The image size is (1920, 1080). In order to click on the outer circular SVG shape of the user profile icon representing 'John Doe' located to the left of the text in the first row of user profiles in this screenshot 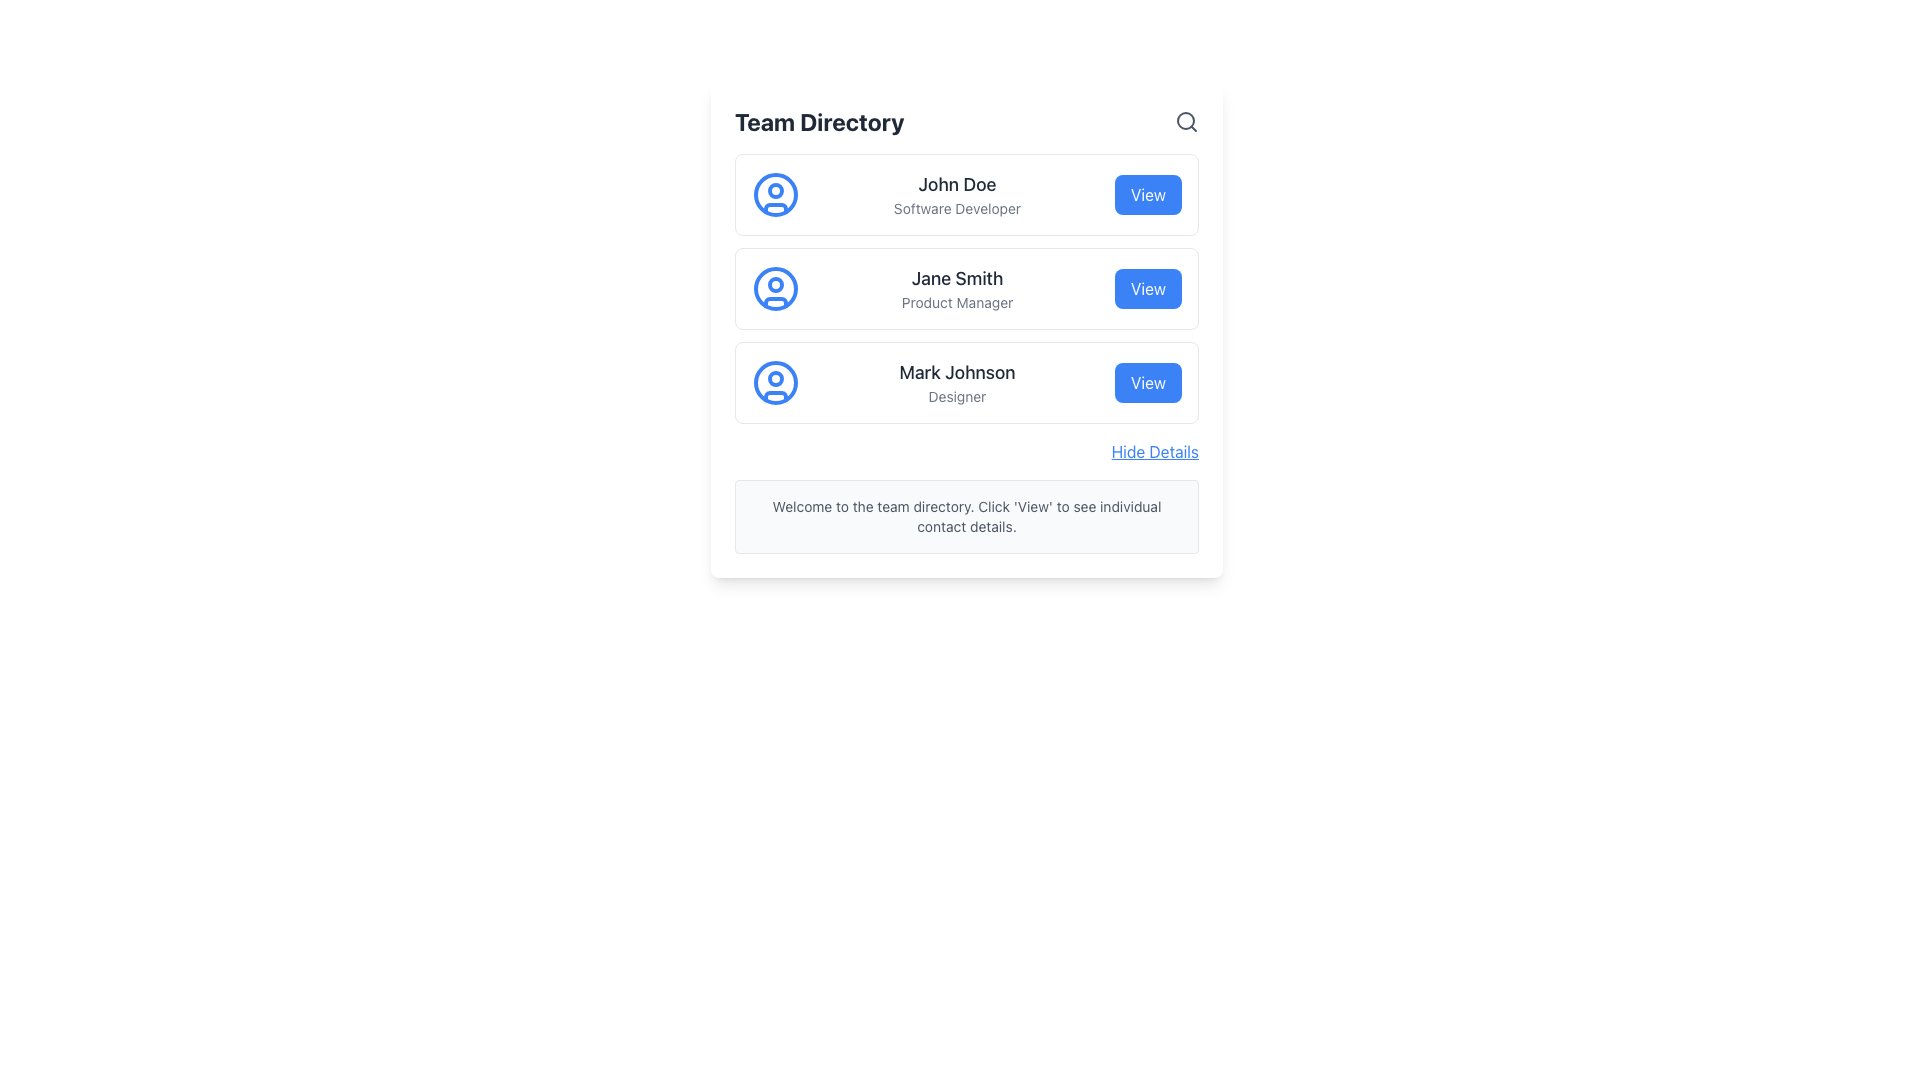, I will do `click(775, 195)`.